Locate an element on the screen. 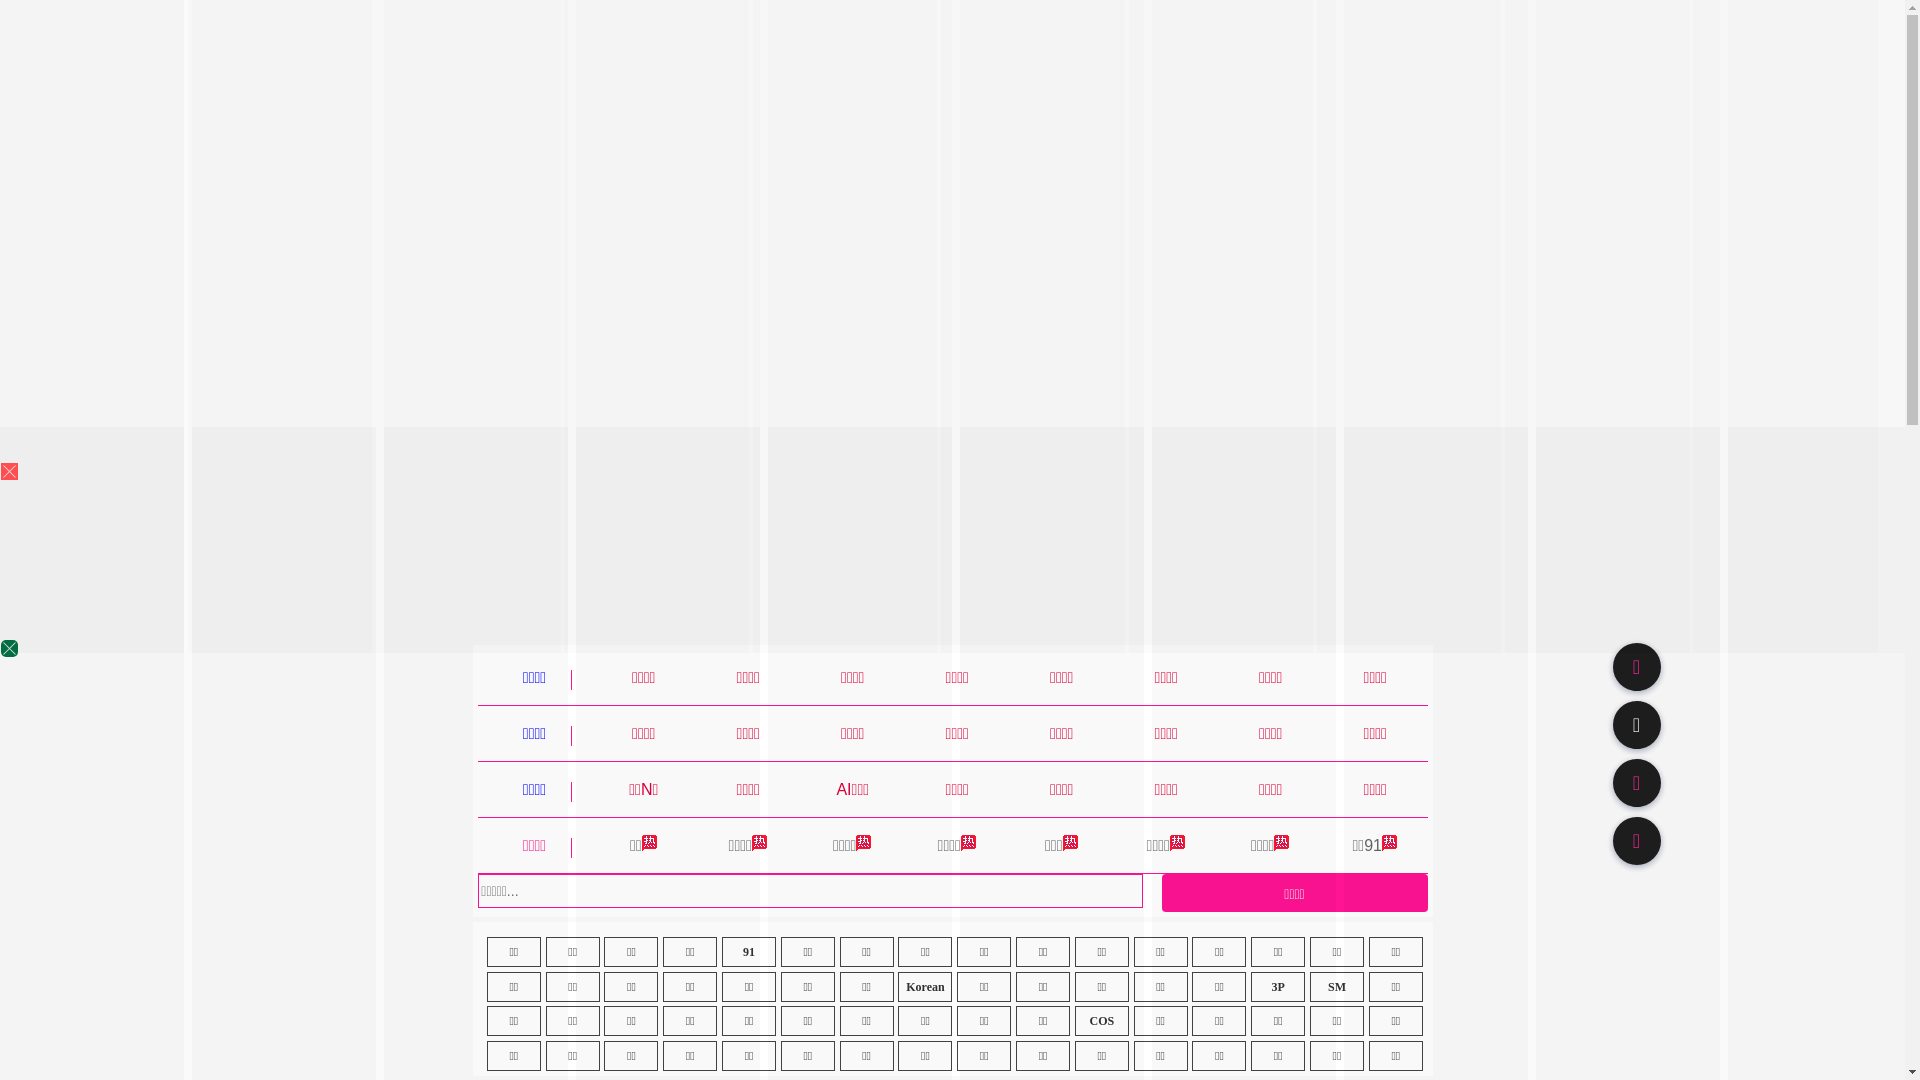  '3P' is located at coordinates (1276, 986).